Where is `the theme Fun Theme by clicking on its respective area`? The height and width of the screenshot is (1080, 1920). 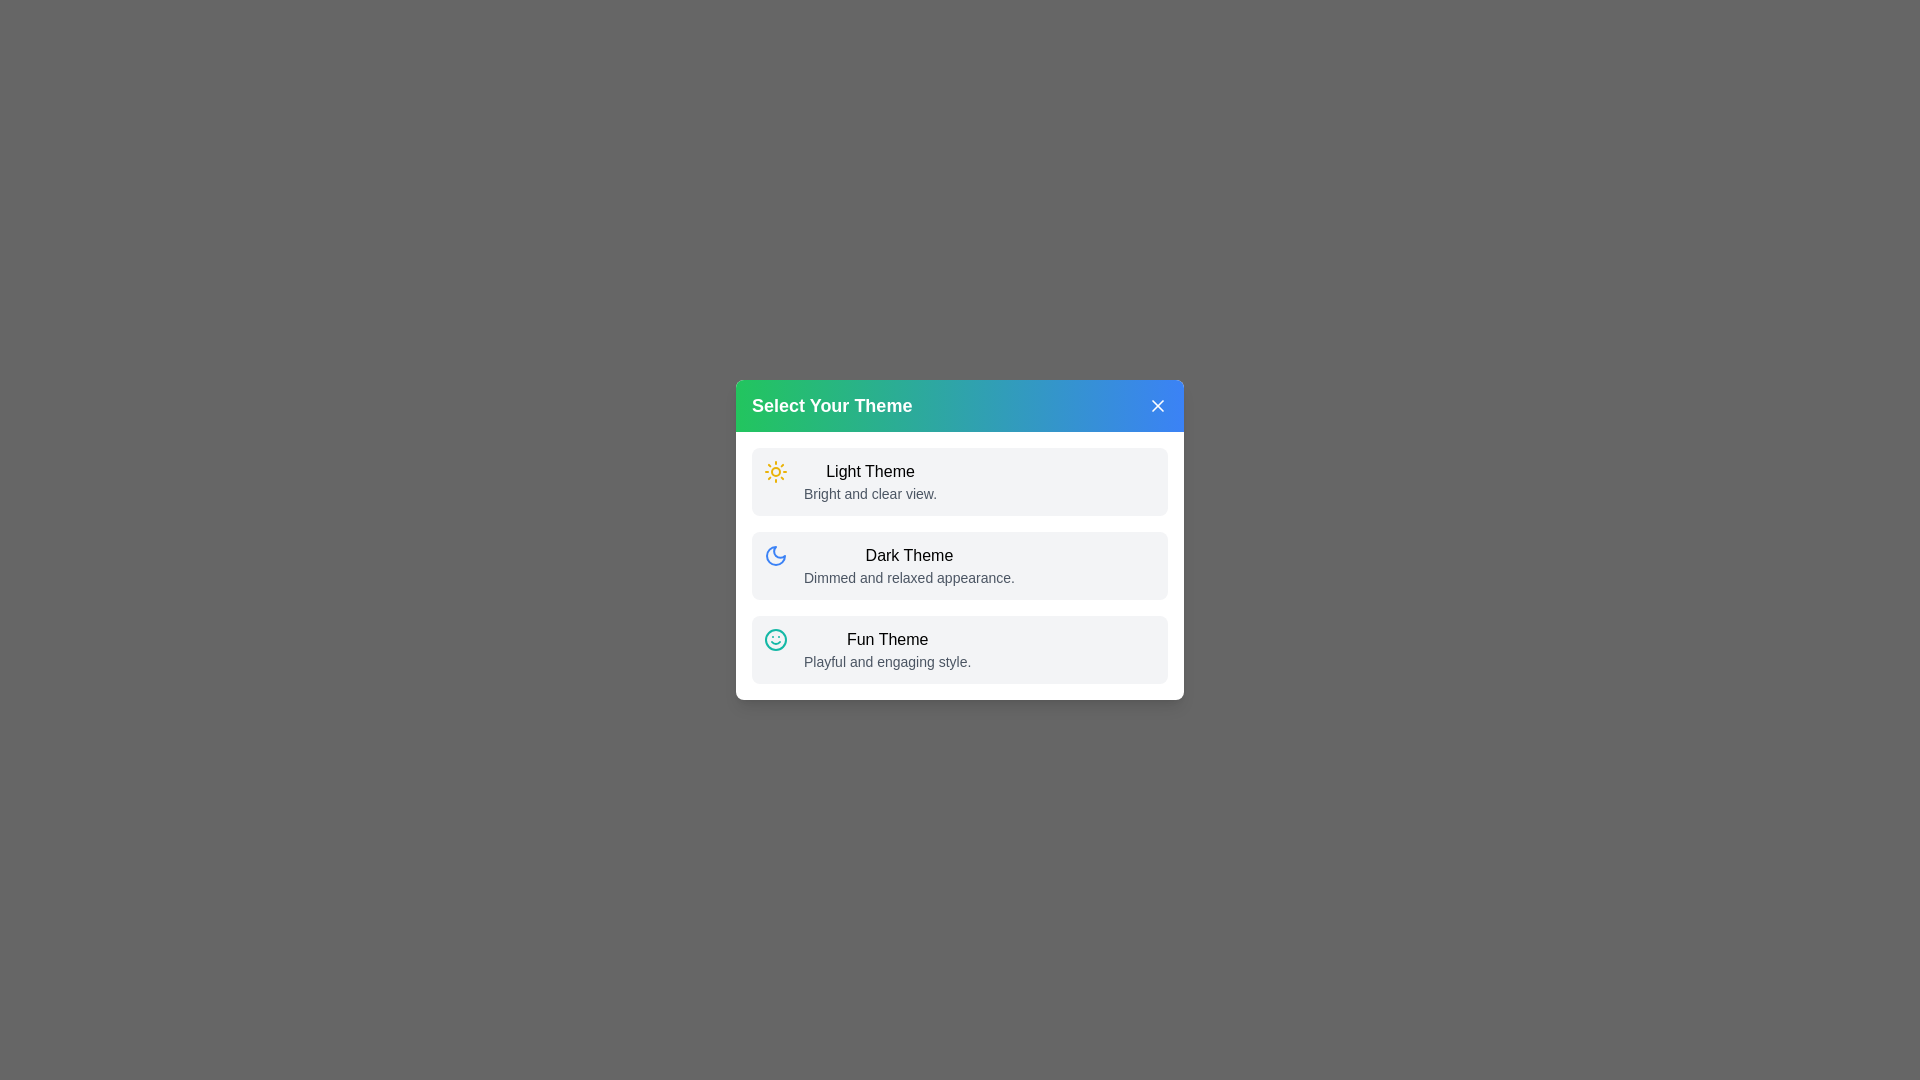
the theme Fun Theme by clicking on its respective area is located at coordinates (960, 650).